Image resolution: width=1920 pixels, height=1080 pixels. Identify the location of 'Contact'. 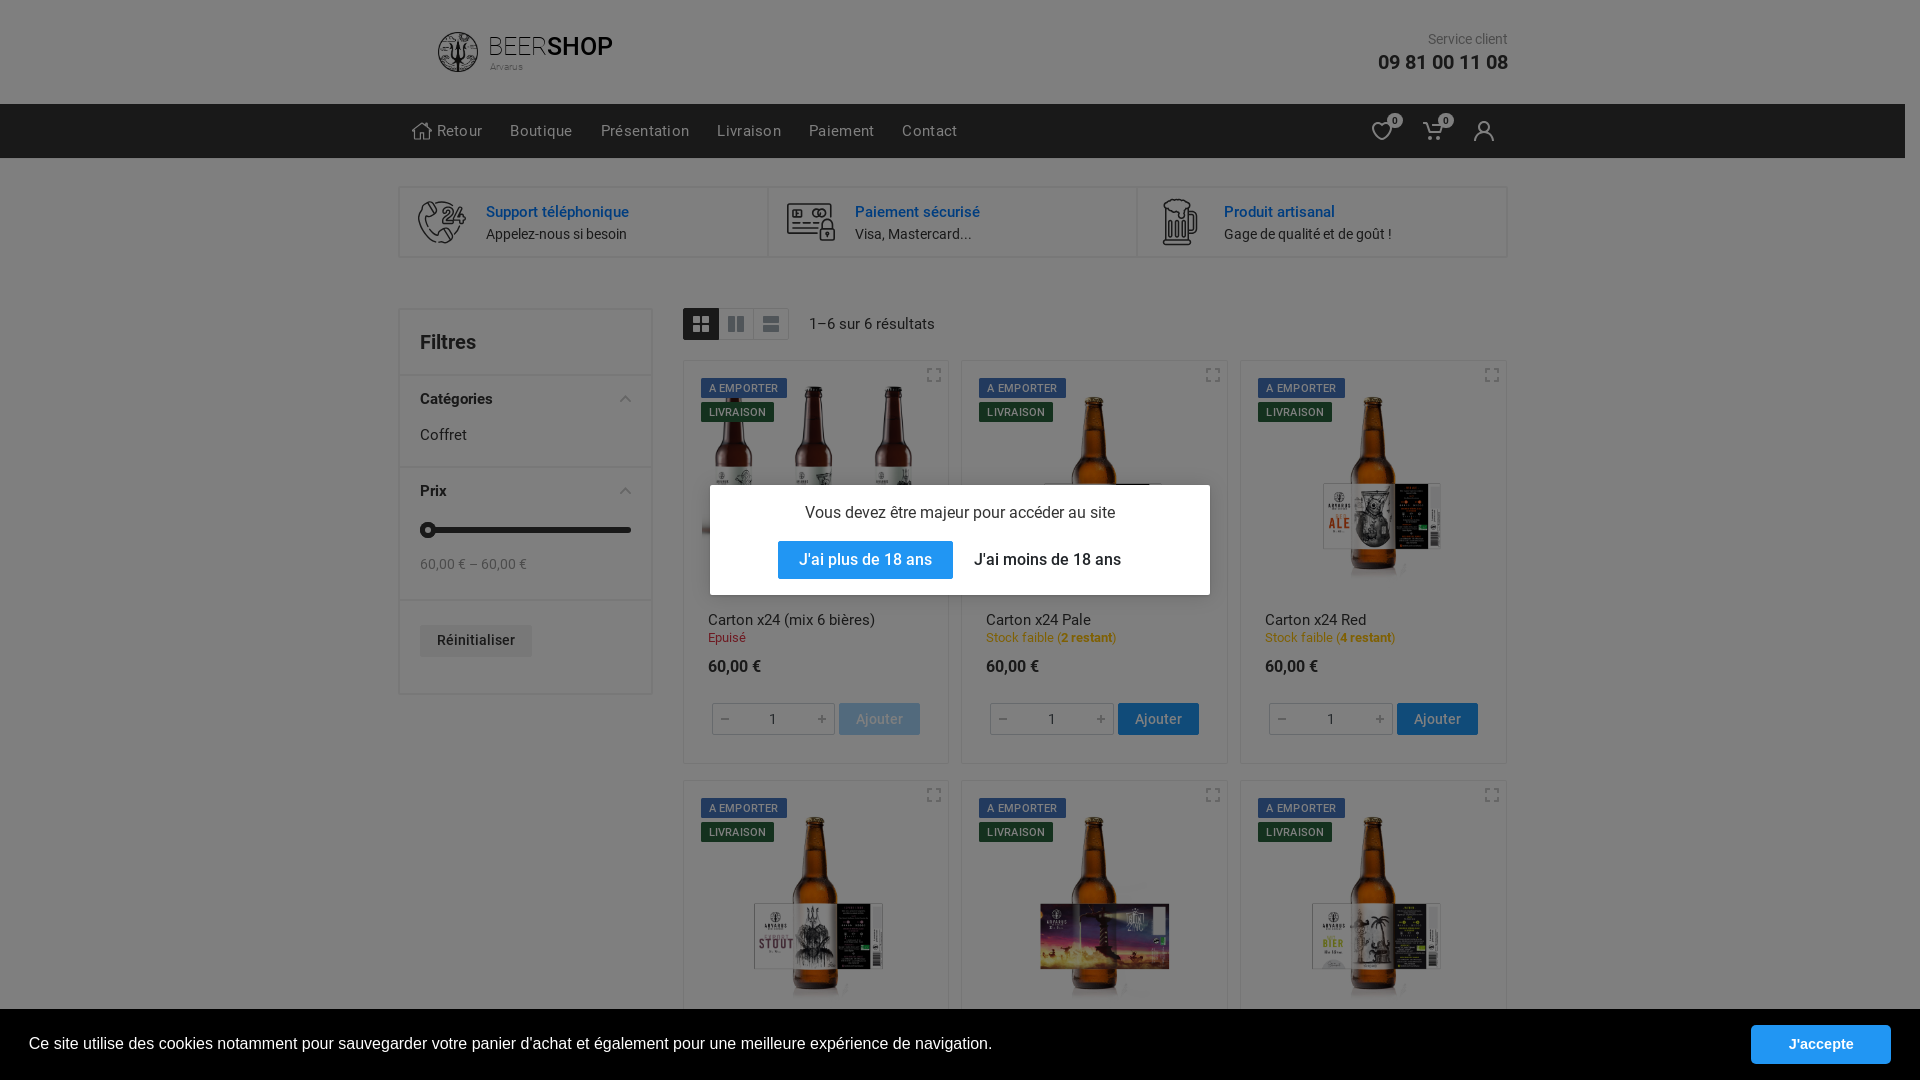
(928, 131).